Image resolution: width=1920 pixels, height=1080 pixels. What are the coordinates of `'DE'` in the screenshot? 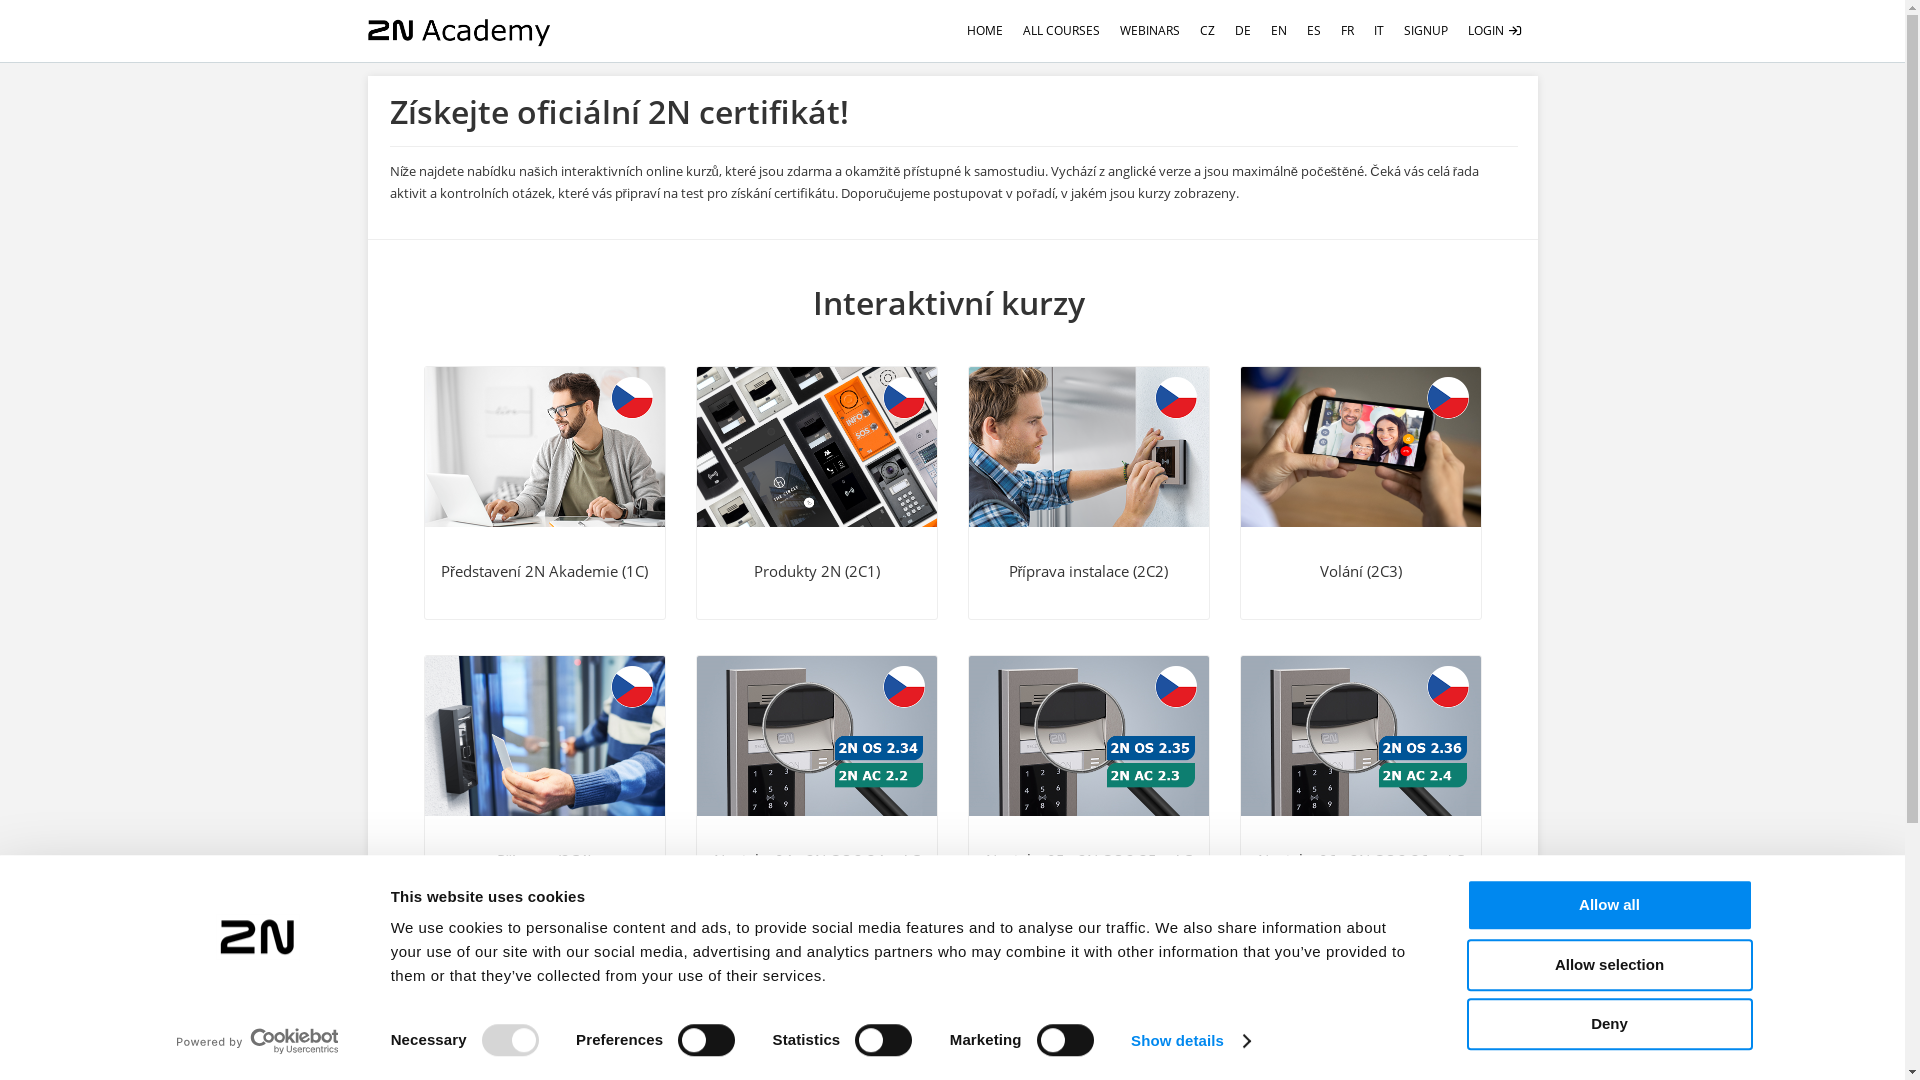 It's located at (1242, 30).